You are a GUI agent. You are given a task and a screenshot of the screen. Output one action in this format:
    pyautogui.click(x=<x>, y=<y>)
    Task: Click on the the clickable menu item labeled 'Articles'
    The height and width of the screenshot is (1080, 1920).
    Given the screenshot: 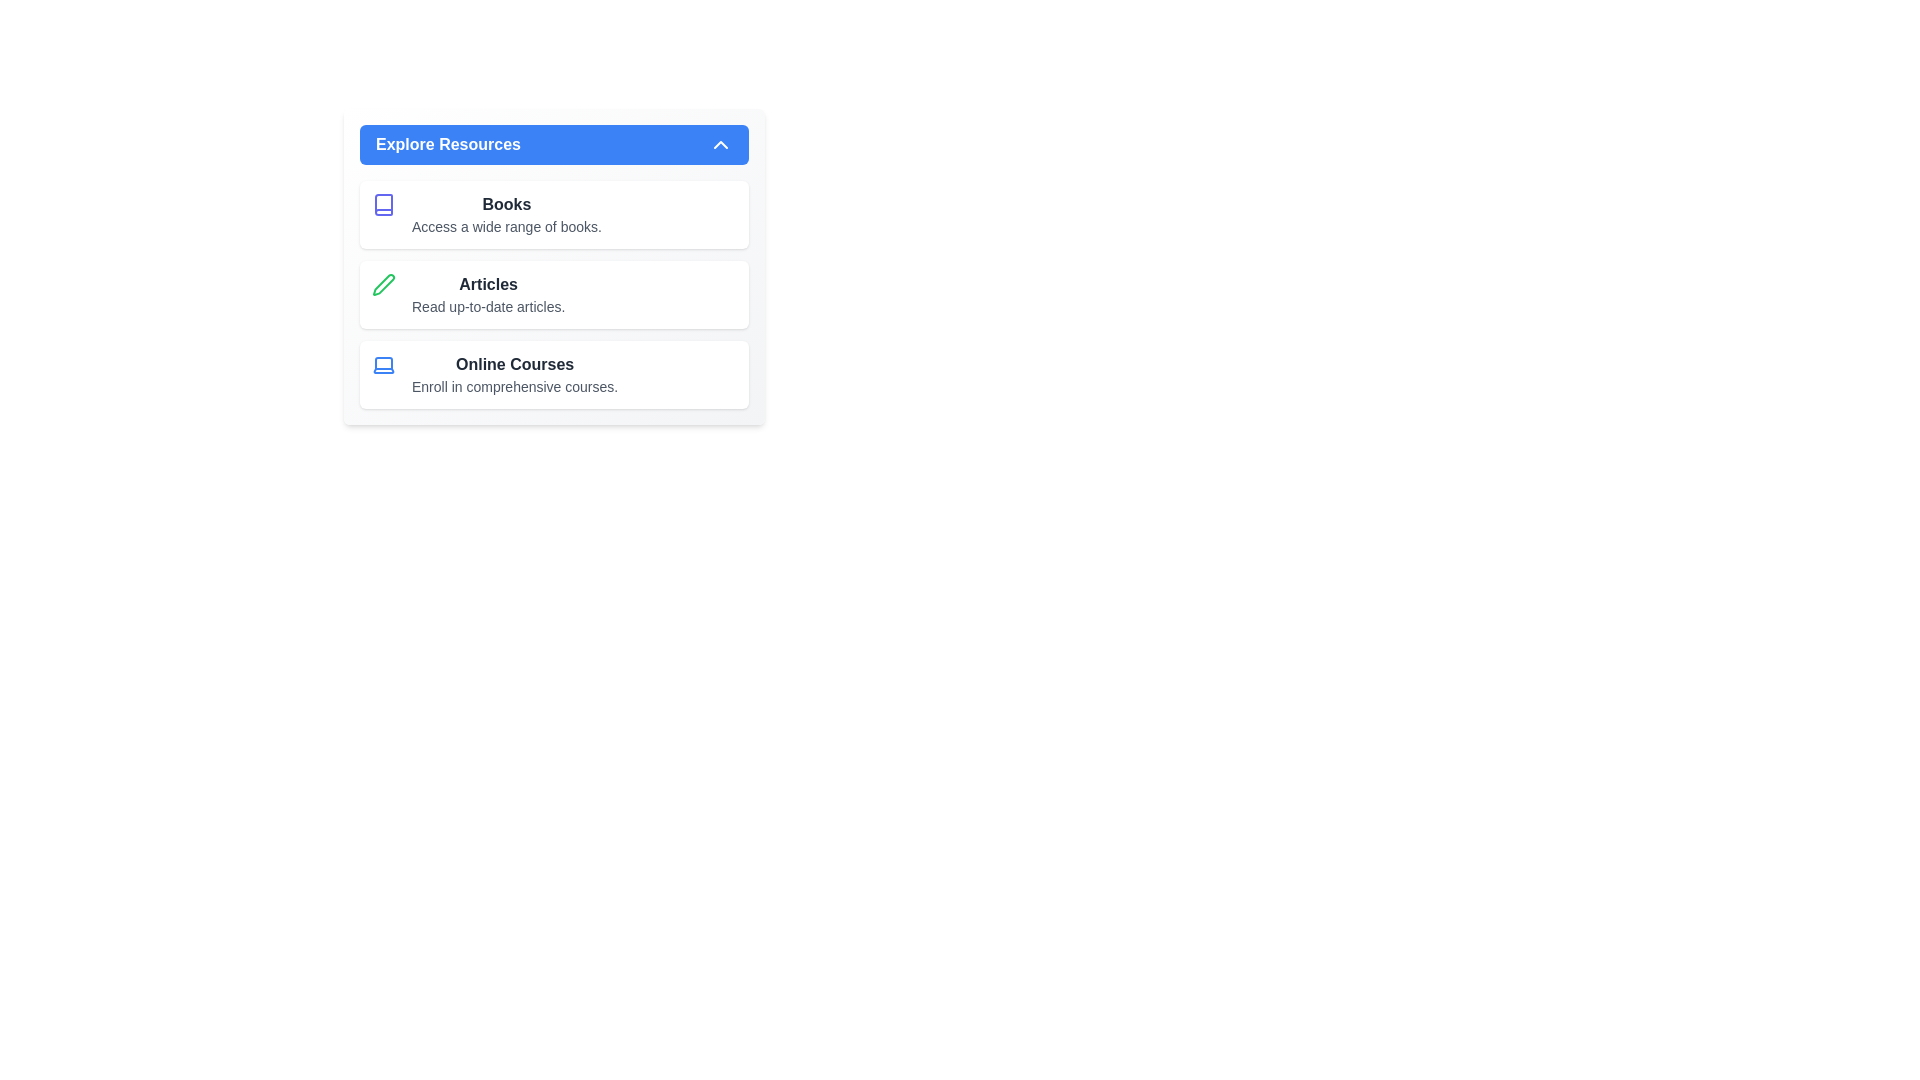 What is the action you would take?
    pyautogui.click(x=488, y=294)
    